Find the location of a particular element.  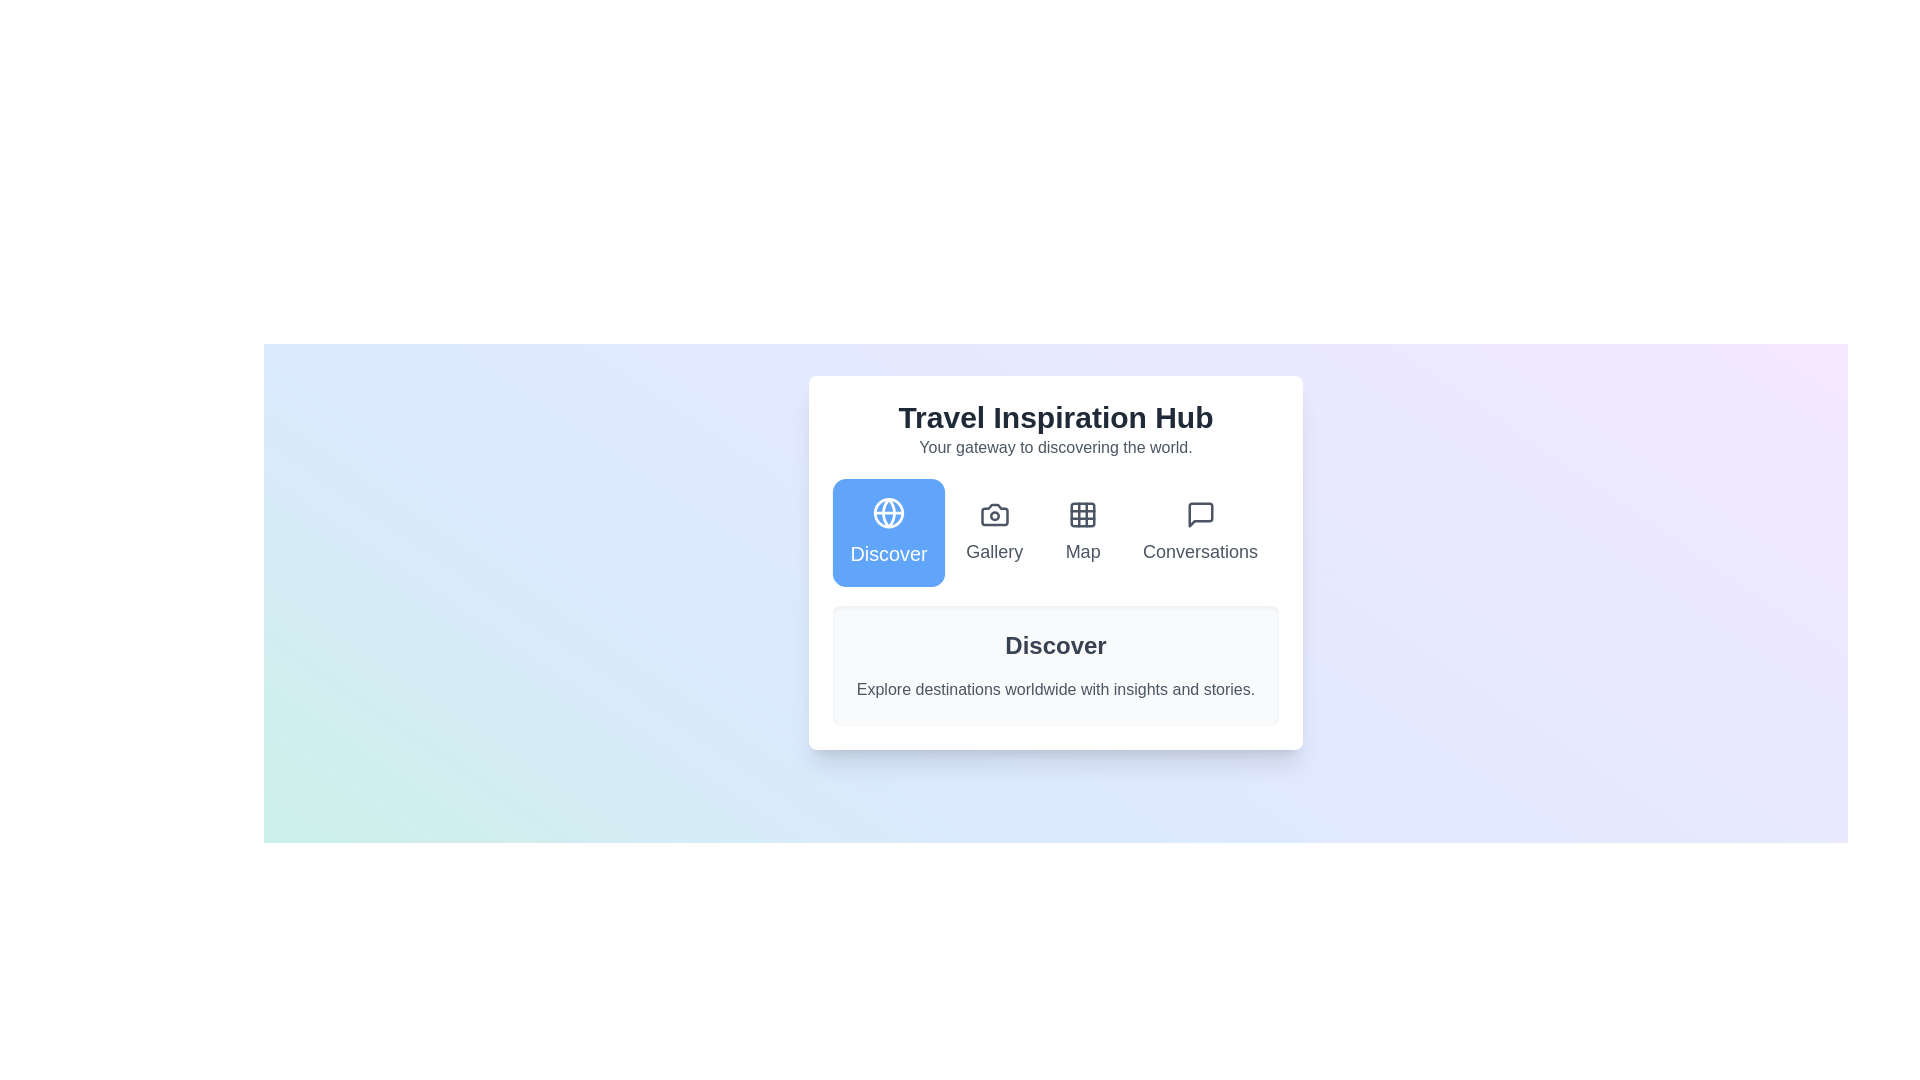

the top-left icon in the 3x3 grid layout of the main content card is located at coordinates (1082, 514).